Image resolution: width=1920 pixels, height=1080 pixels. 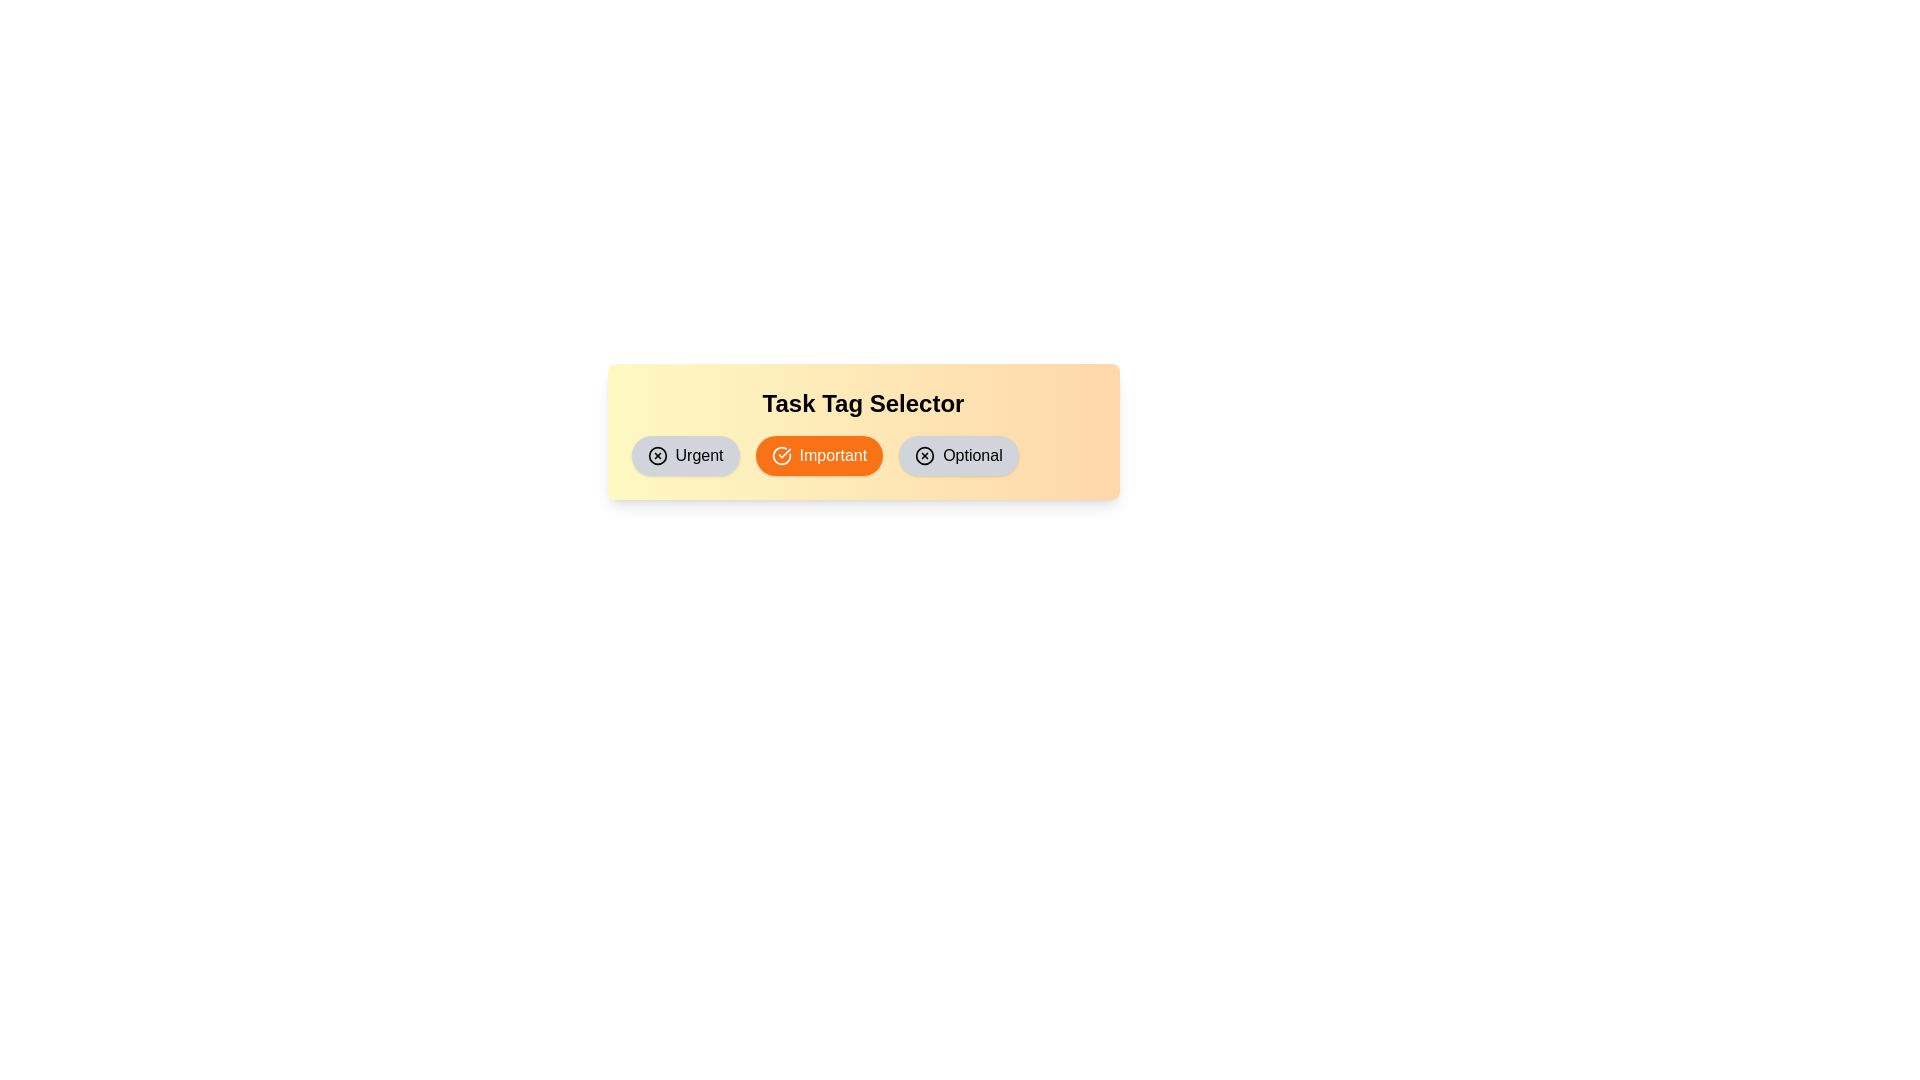 What do you see at coordinates (957, 455) in the screenshot?
I see `the tag labeled Optional` at bounding box center [957, 455].